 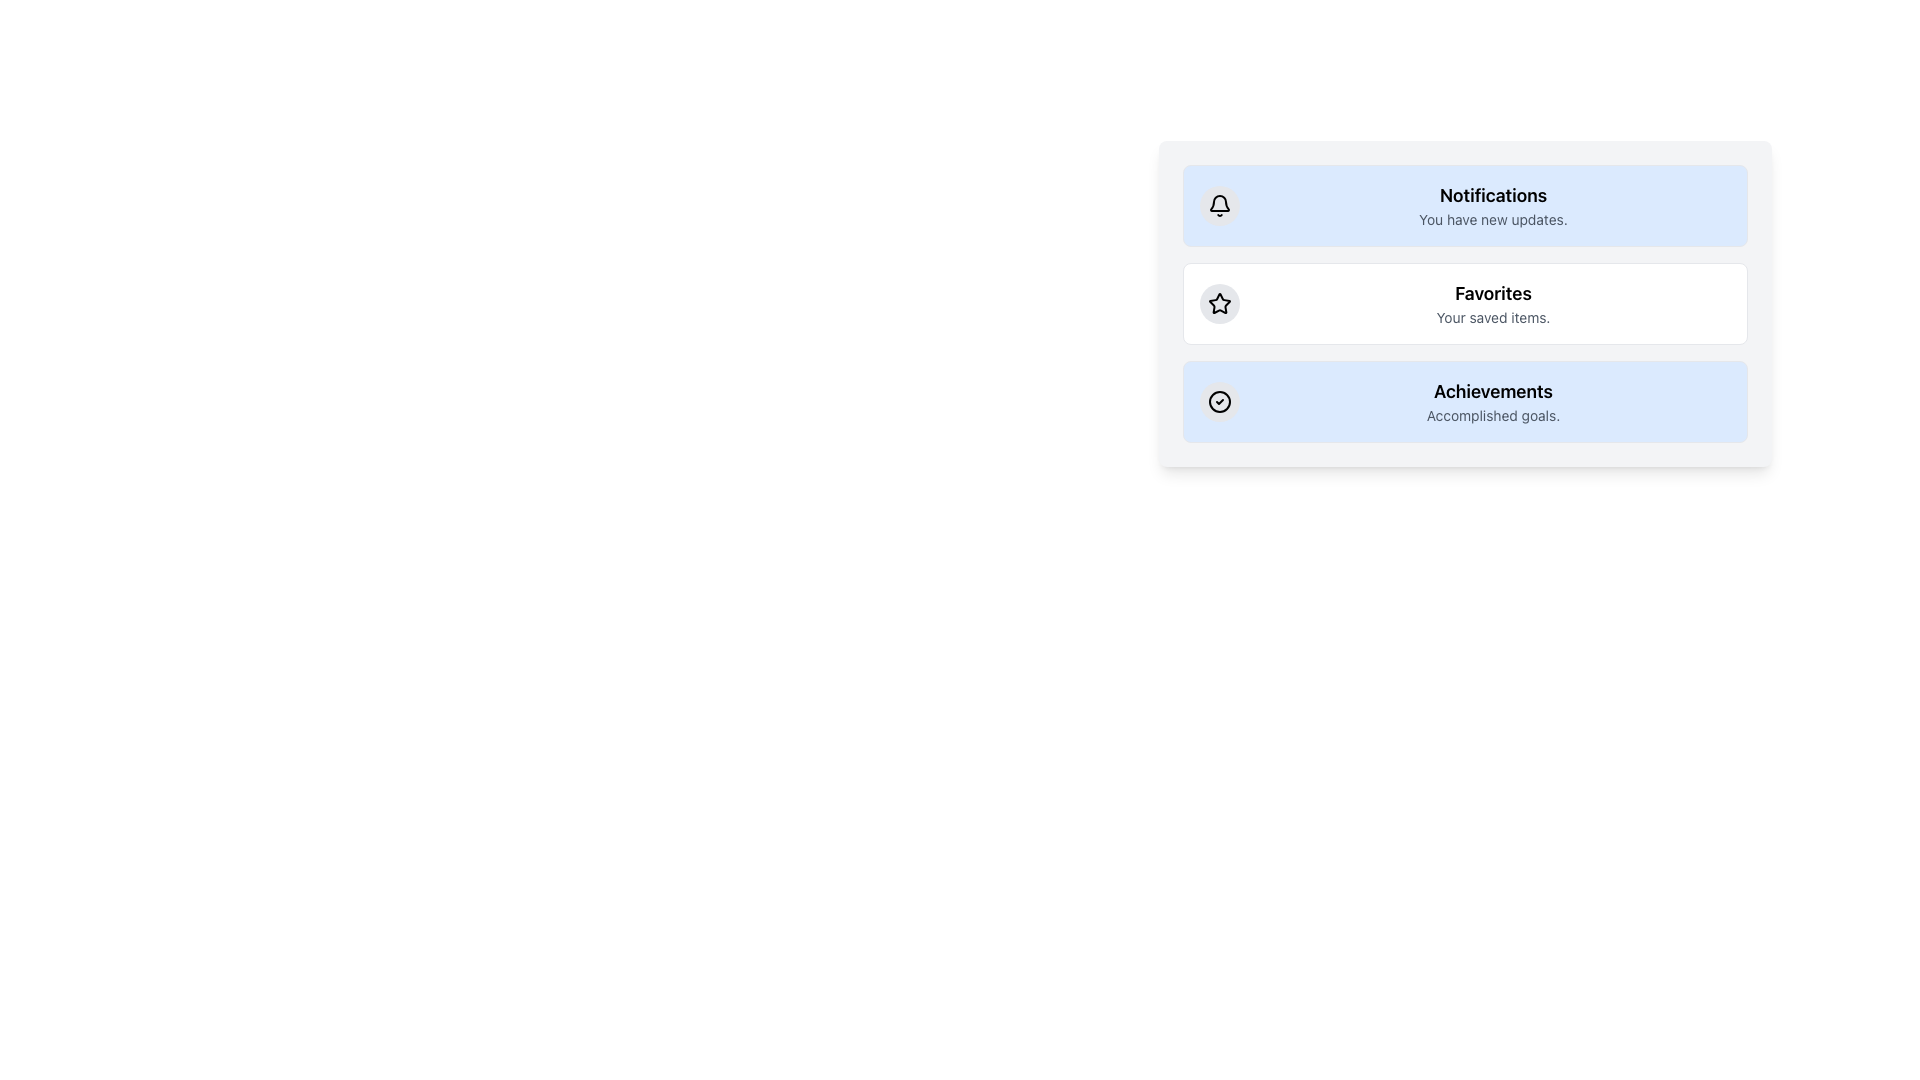 I want to click on the 'Favorites' section label, which identifies the purpose of this part of the user interface, positioned above 'Your saved items.' and below a star icon, so click(x=1493, y=293).